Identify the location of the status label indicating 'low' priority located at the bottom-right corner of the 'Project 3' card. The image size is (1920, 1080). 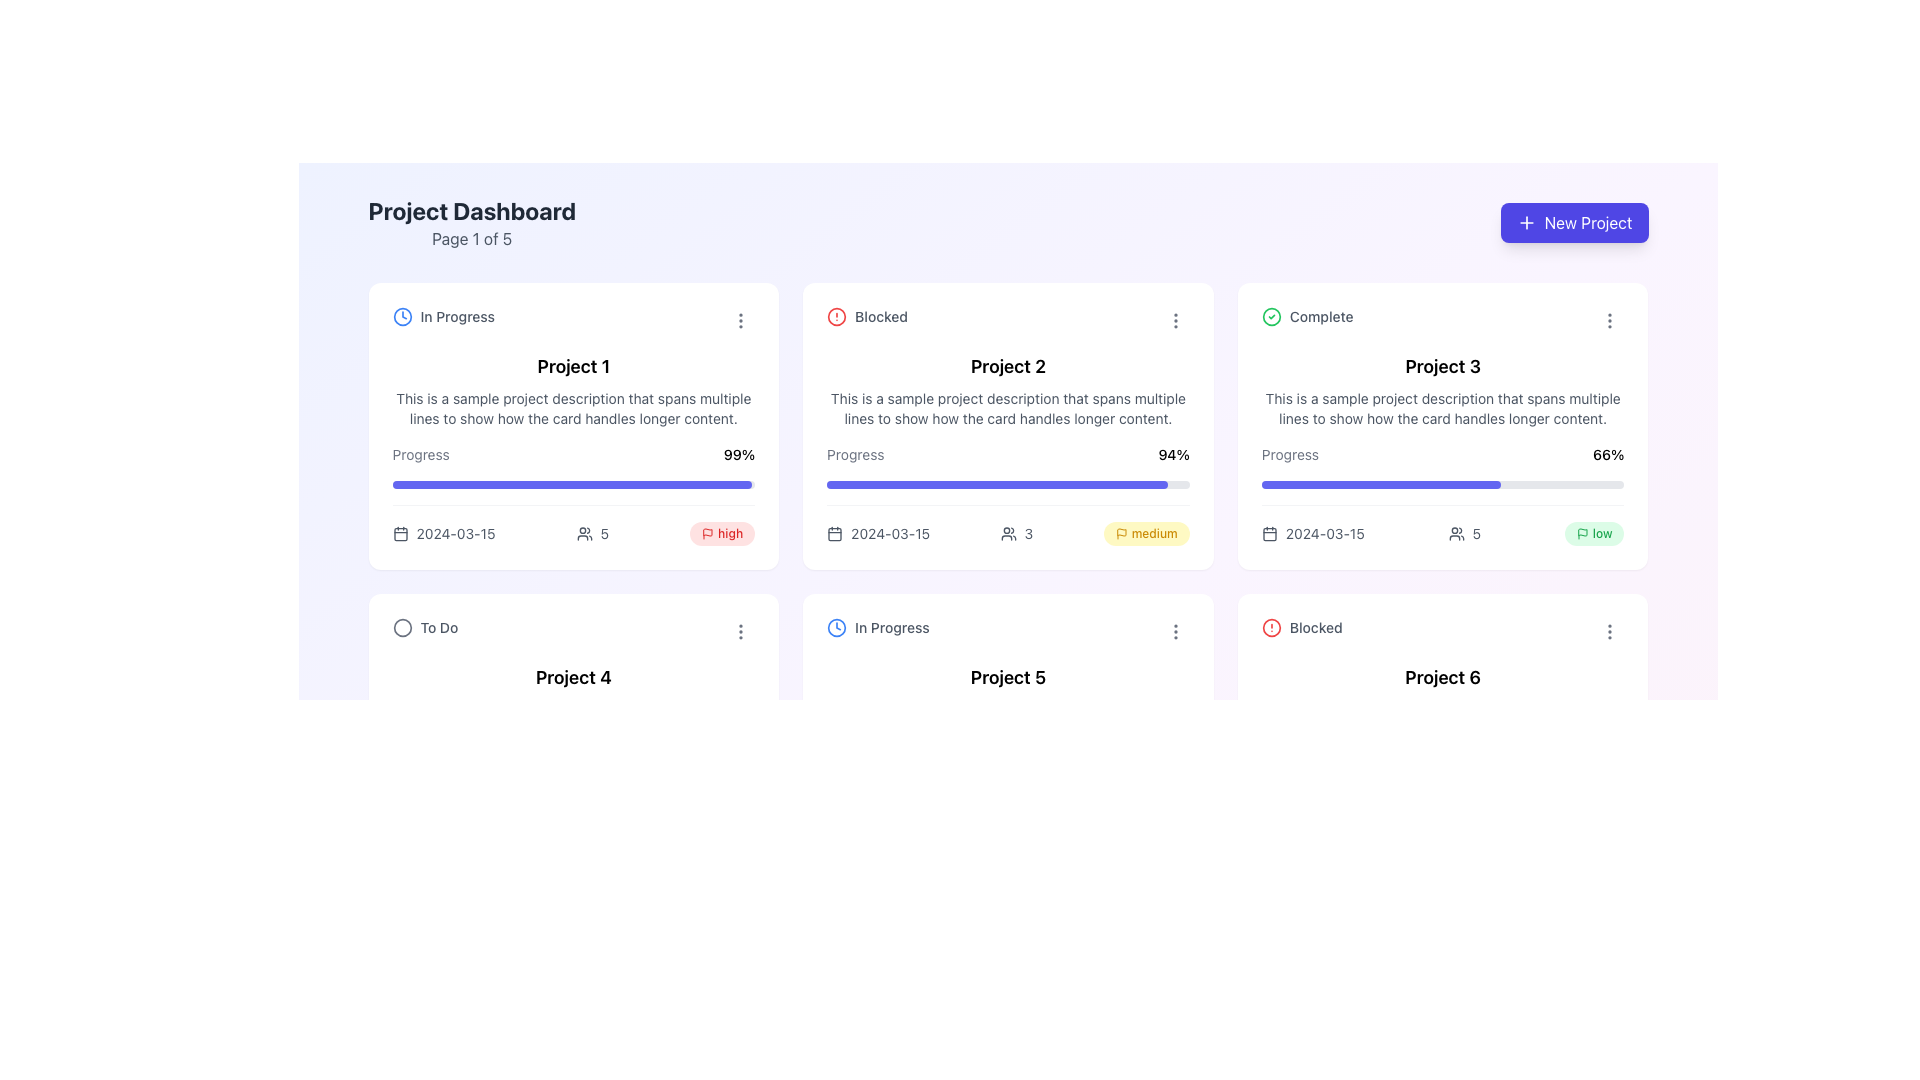
(1593, 532).